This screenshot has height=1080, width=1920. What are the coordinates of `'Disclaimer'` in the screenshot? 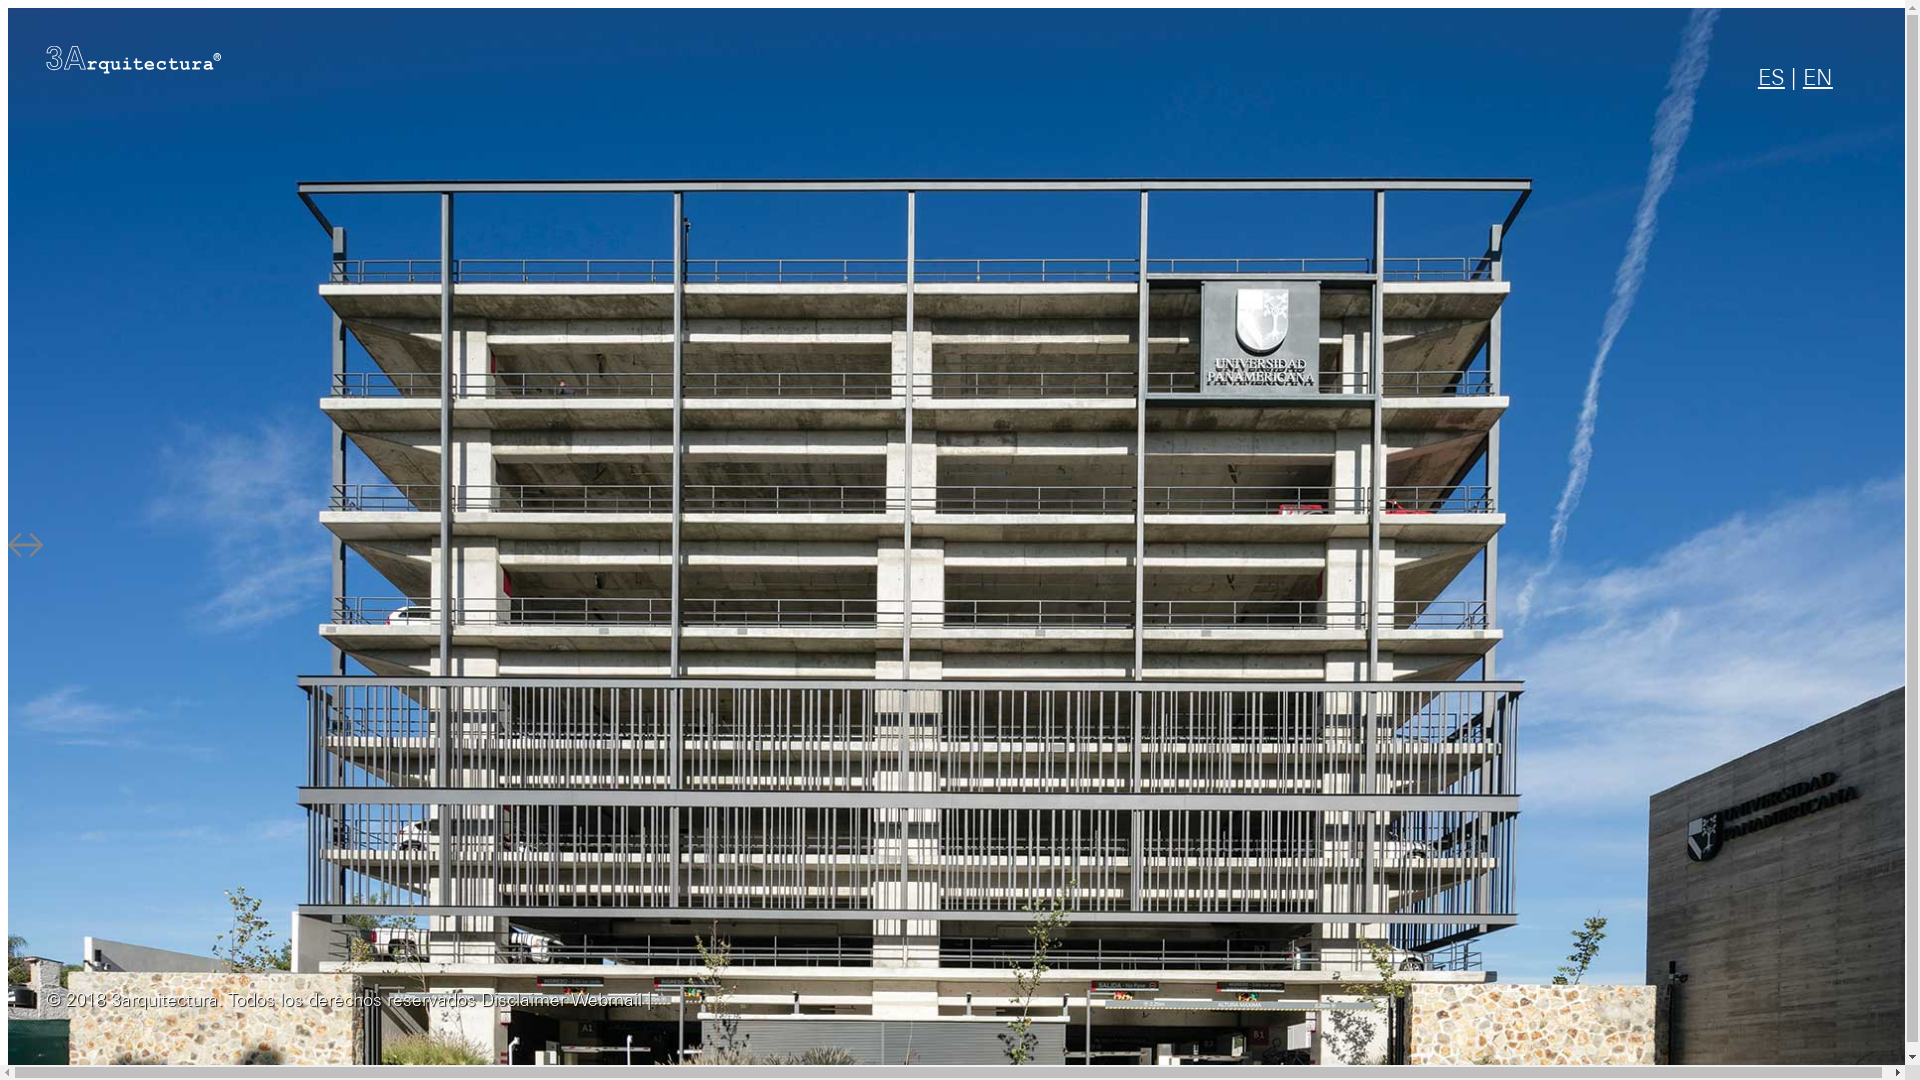 It's located at (523, 1001).